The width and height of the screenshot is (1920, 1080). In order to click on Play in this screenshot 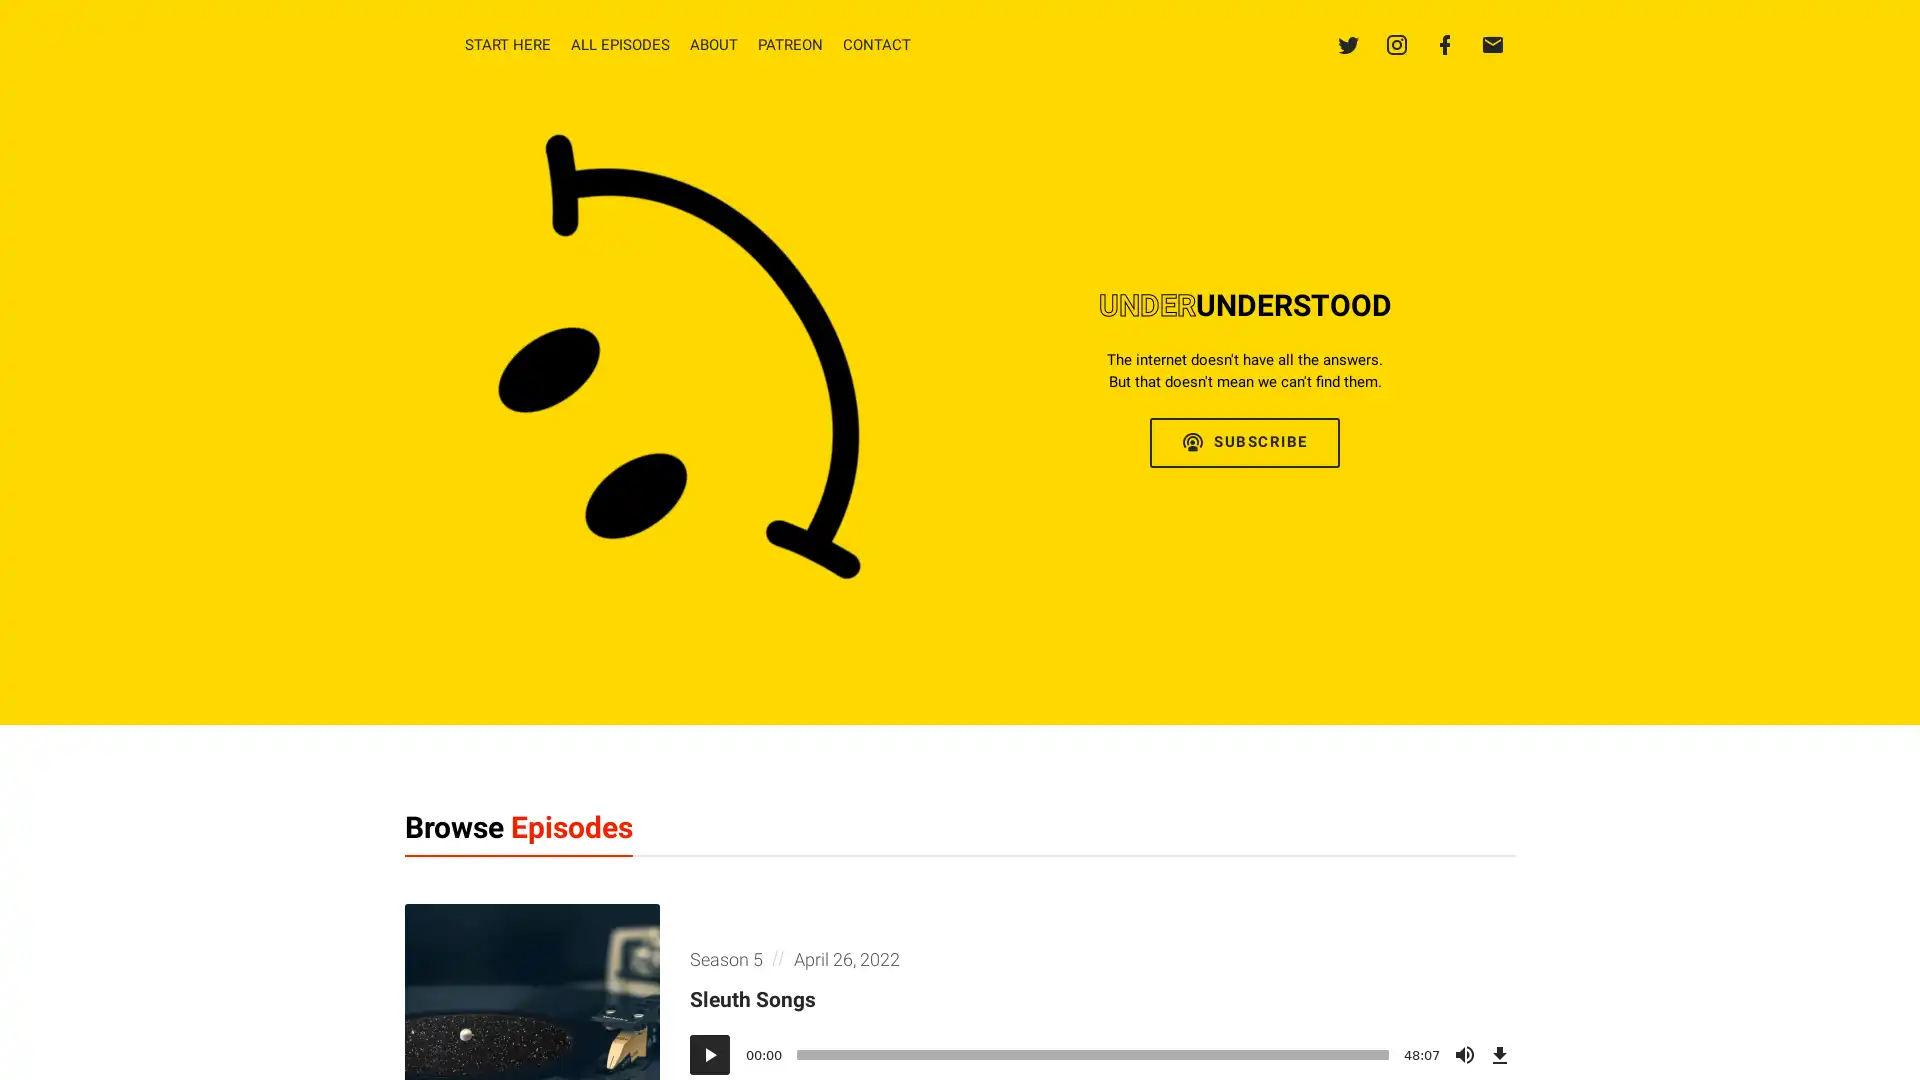, I will do `click(710, 1052)`.